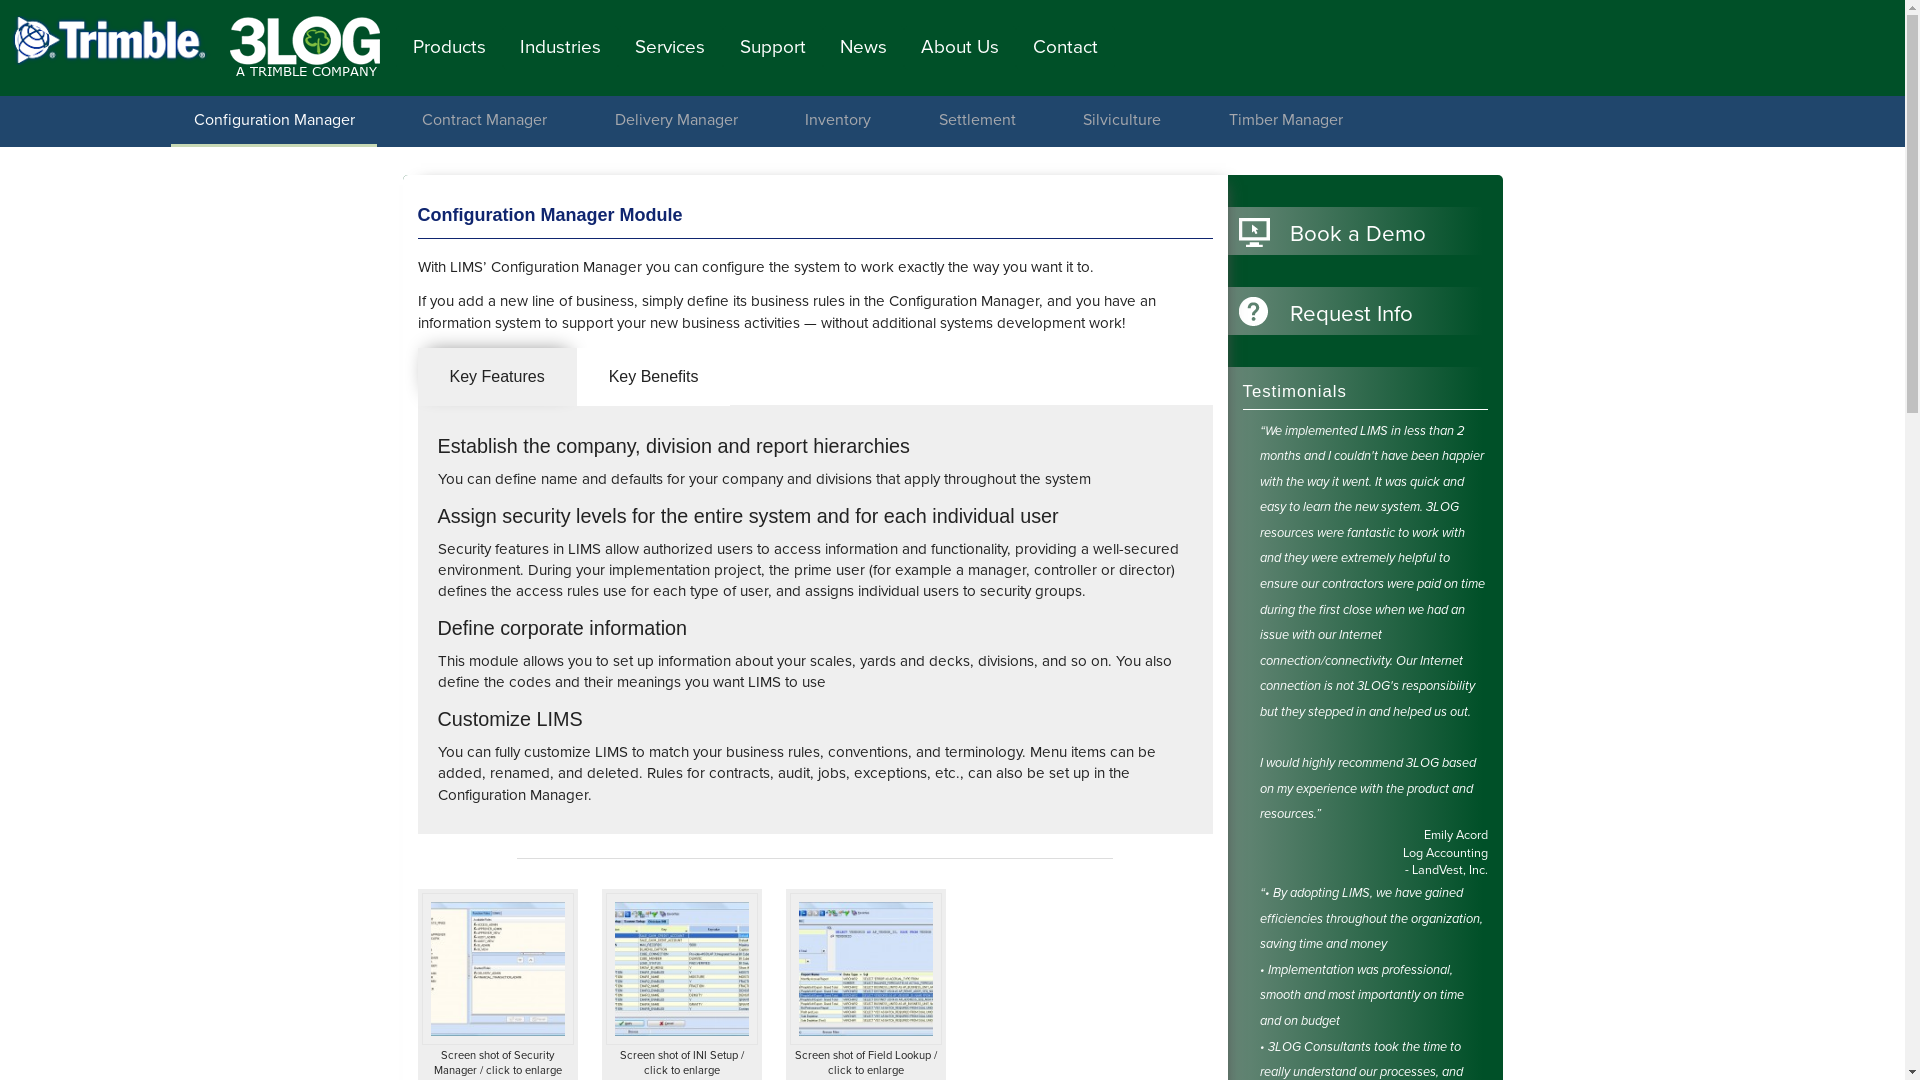 This screenshot has width=1920, height=1080. What do you see at coordinates (560, 46) in the screenshot?
I see `'Industries'` at bounding box center [560, 46].